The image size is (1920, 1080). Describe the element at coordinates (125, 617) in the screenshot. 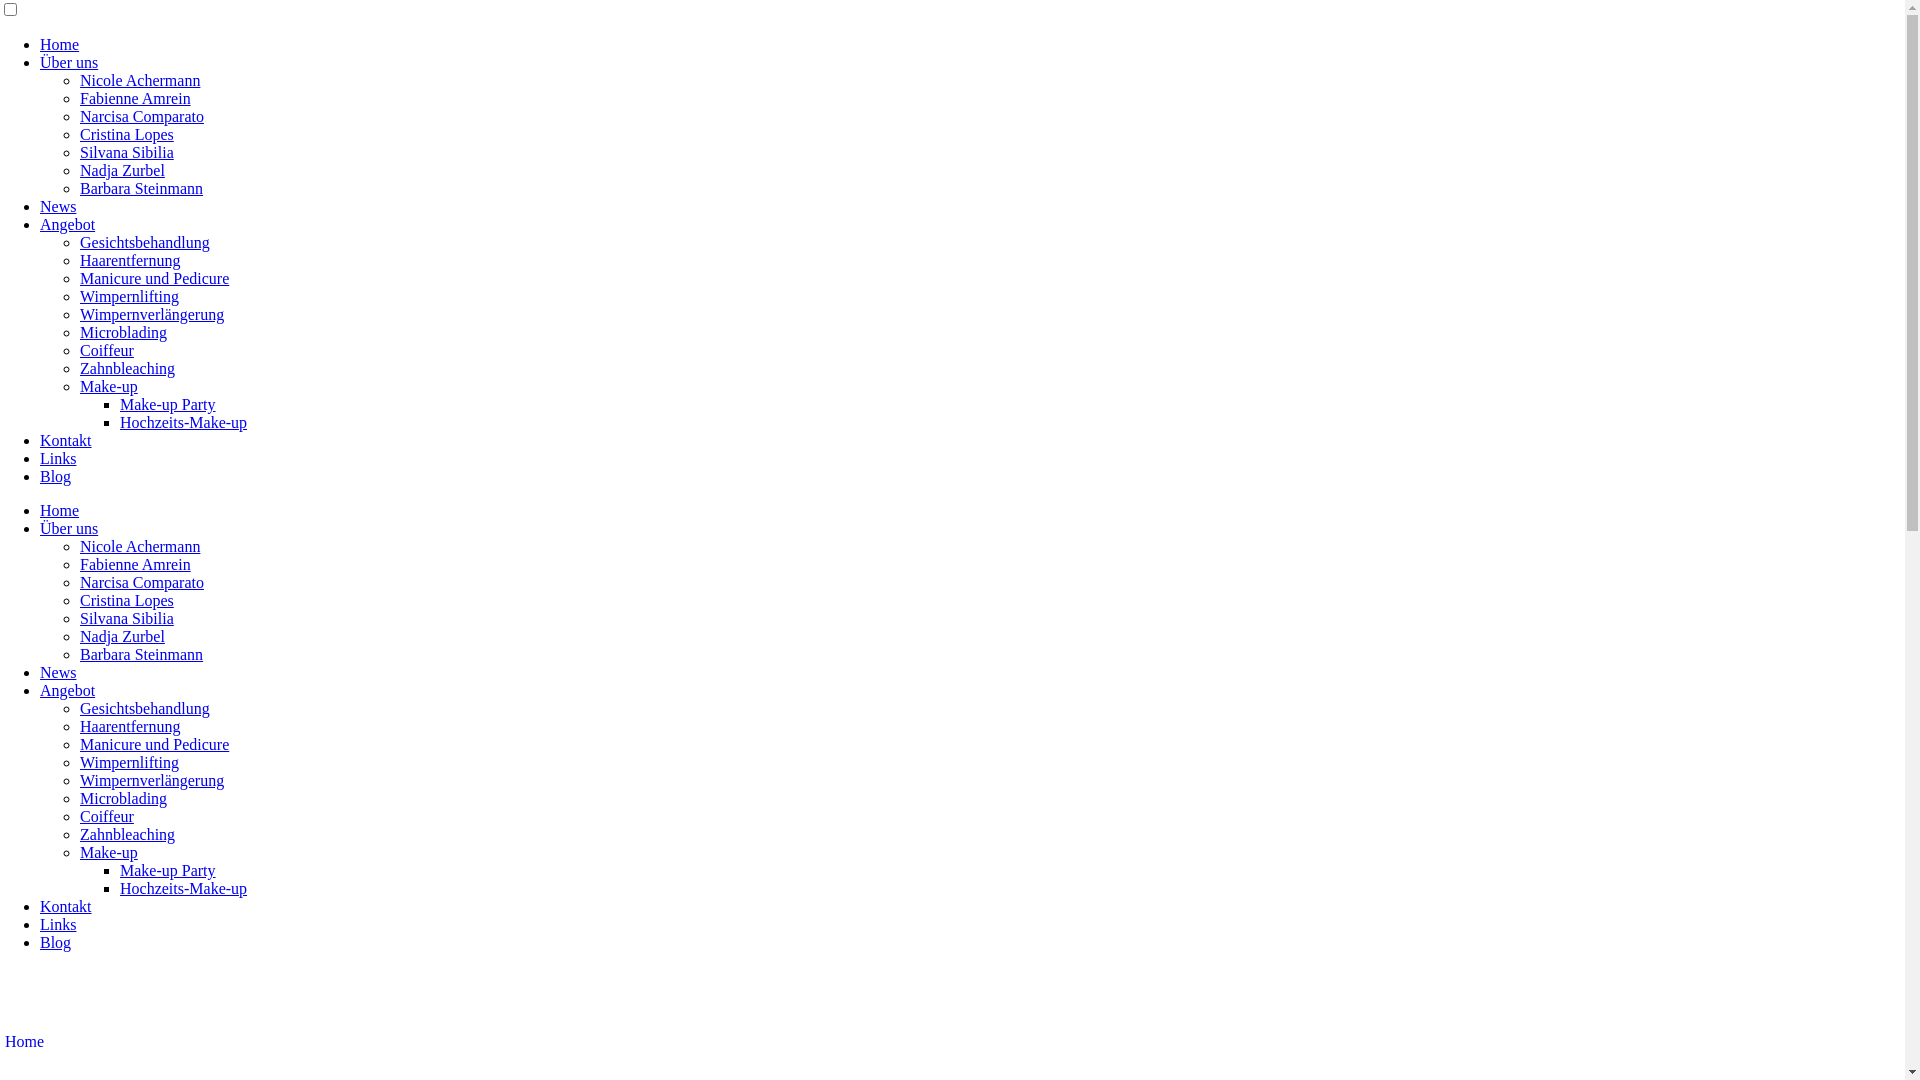

I see `'Silvana Sibilia'` at that location.